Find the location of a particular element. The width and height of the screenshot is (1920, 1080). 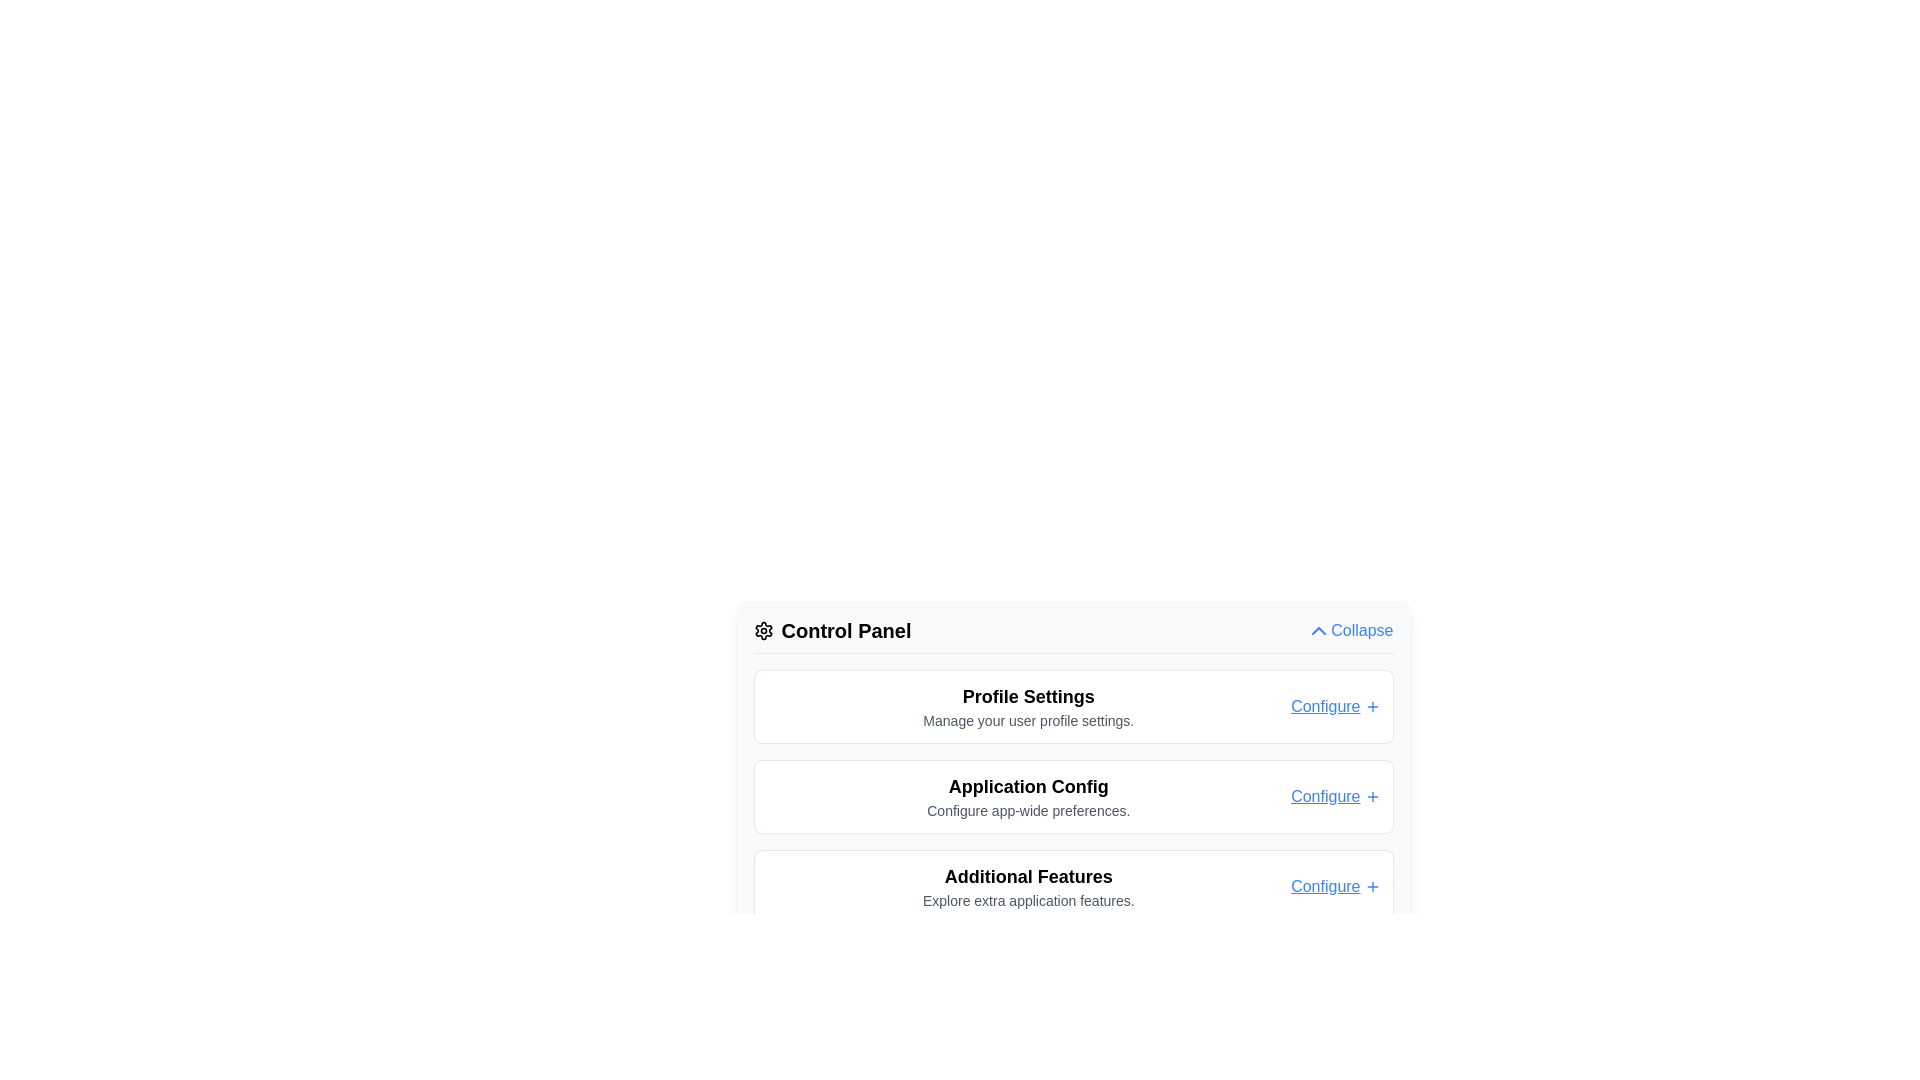

the 'Profile Settings' text label, which is a bold and important heading positioned above the descriptive text in the control panel is located at coordinates (1028, 696).